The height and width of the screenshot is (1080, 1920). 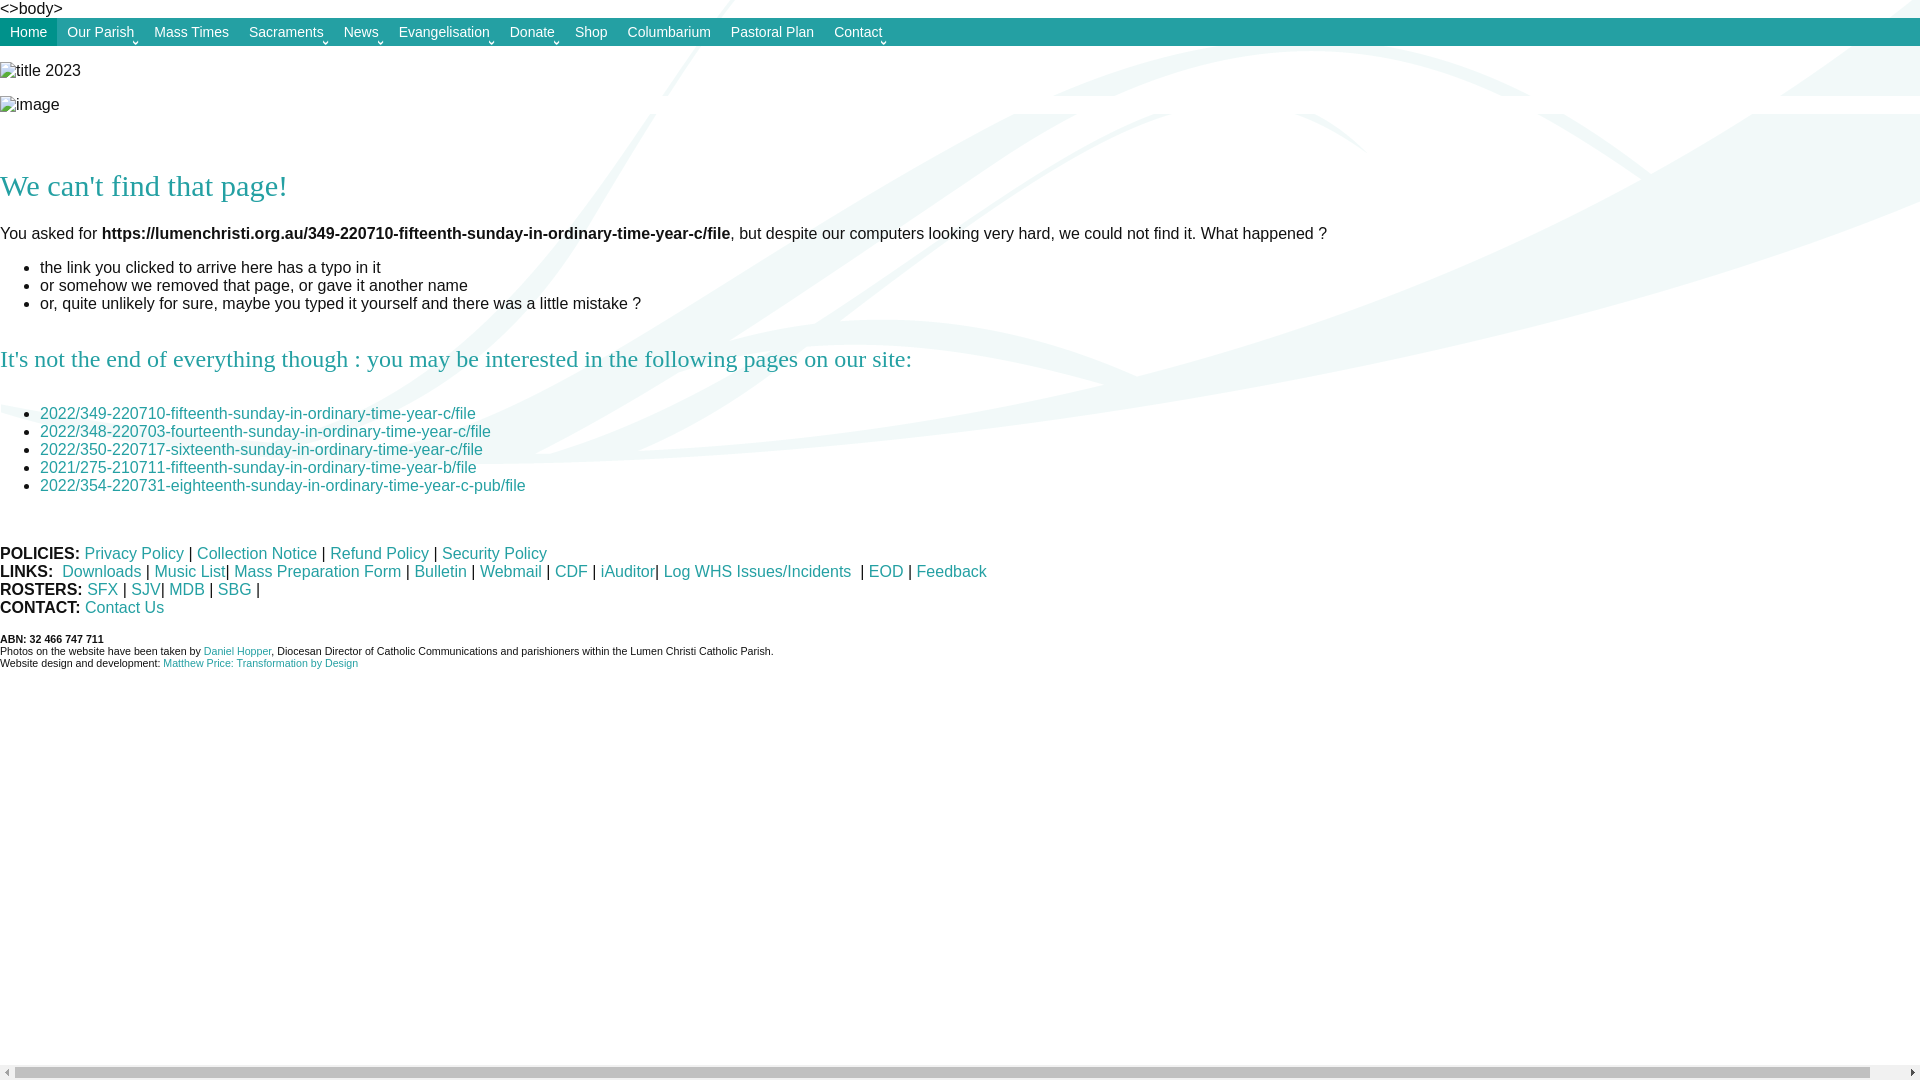 I want to click on 'Our Parish, so click(x=99, y=31).